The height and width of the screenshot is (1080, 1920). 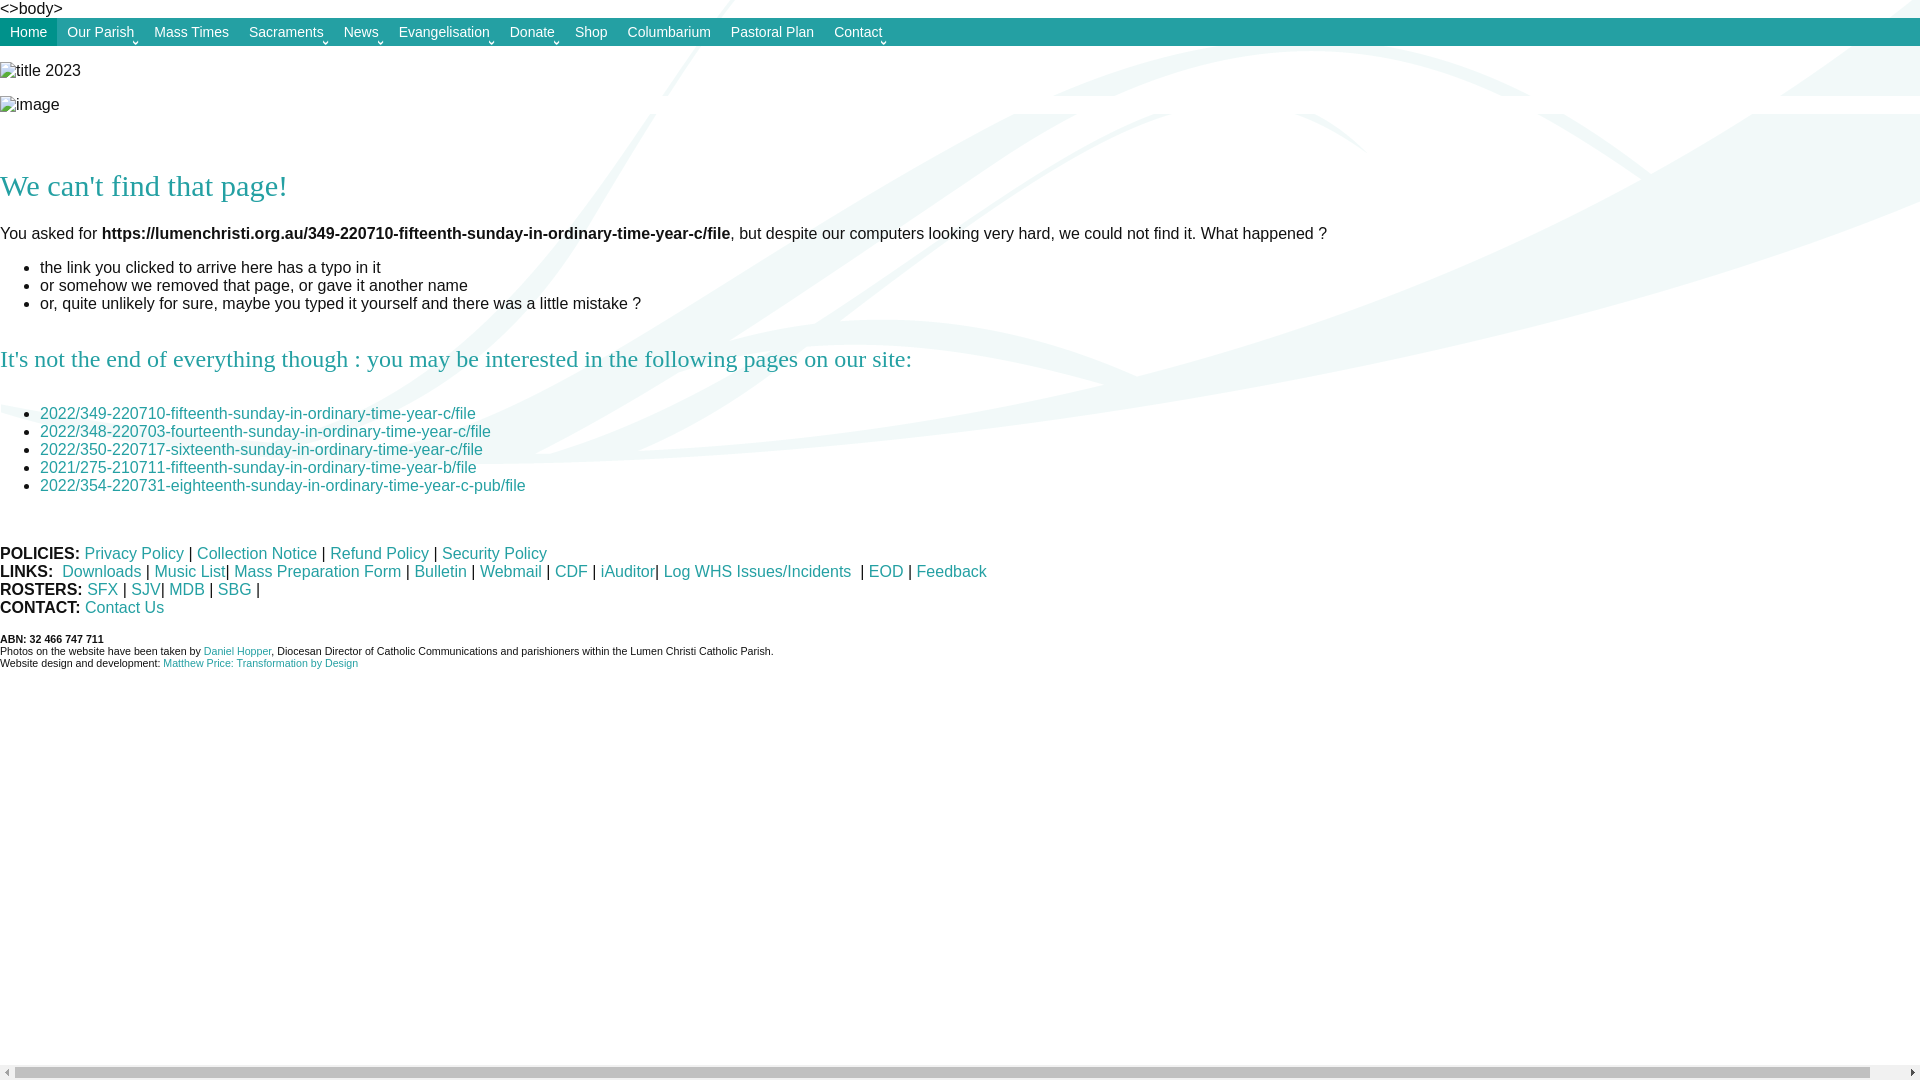 I want to click on 'Our Parish, so click(x=99, y=31).